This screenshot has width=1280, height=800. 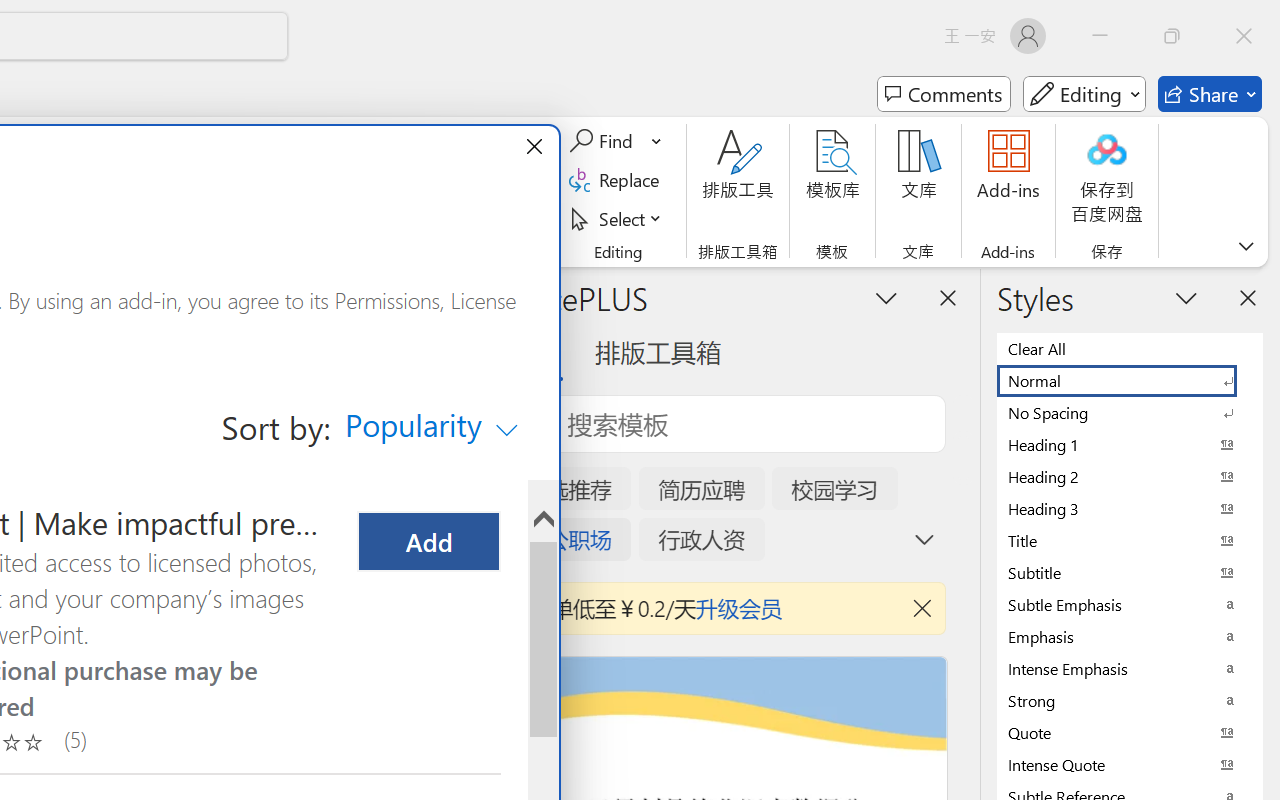 What do you see at coordinates (1130, 476) in the screenshot?
I see `'Heading 2'` at bounding box center [1130, 476].